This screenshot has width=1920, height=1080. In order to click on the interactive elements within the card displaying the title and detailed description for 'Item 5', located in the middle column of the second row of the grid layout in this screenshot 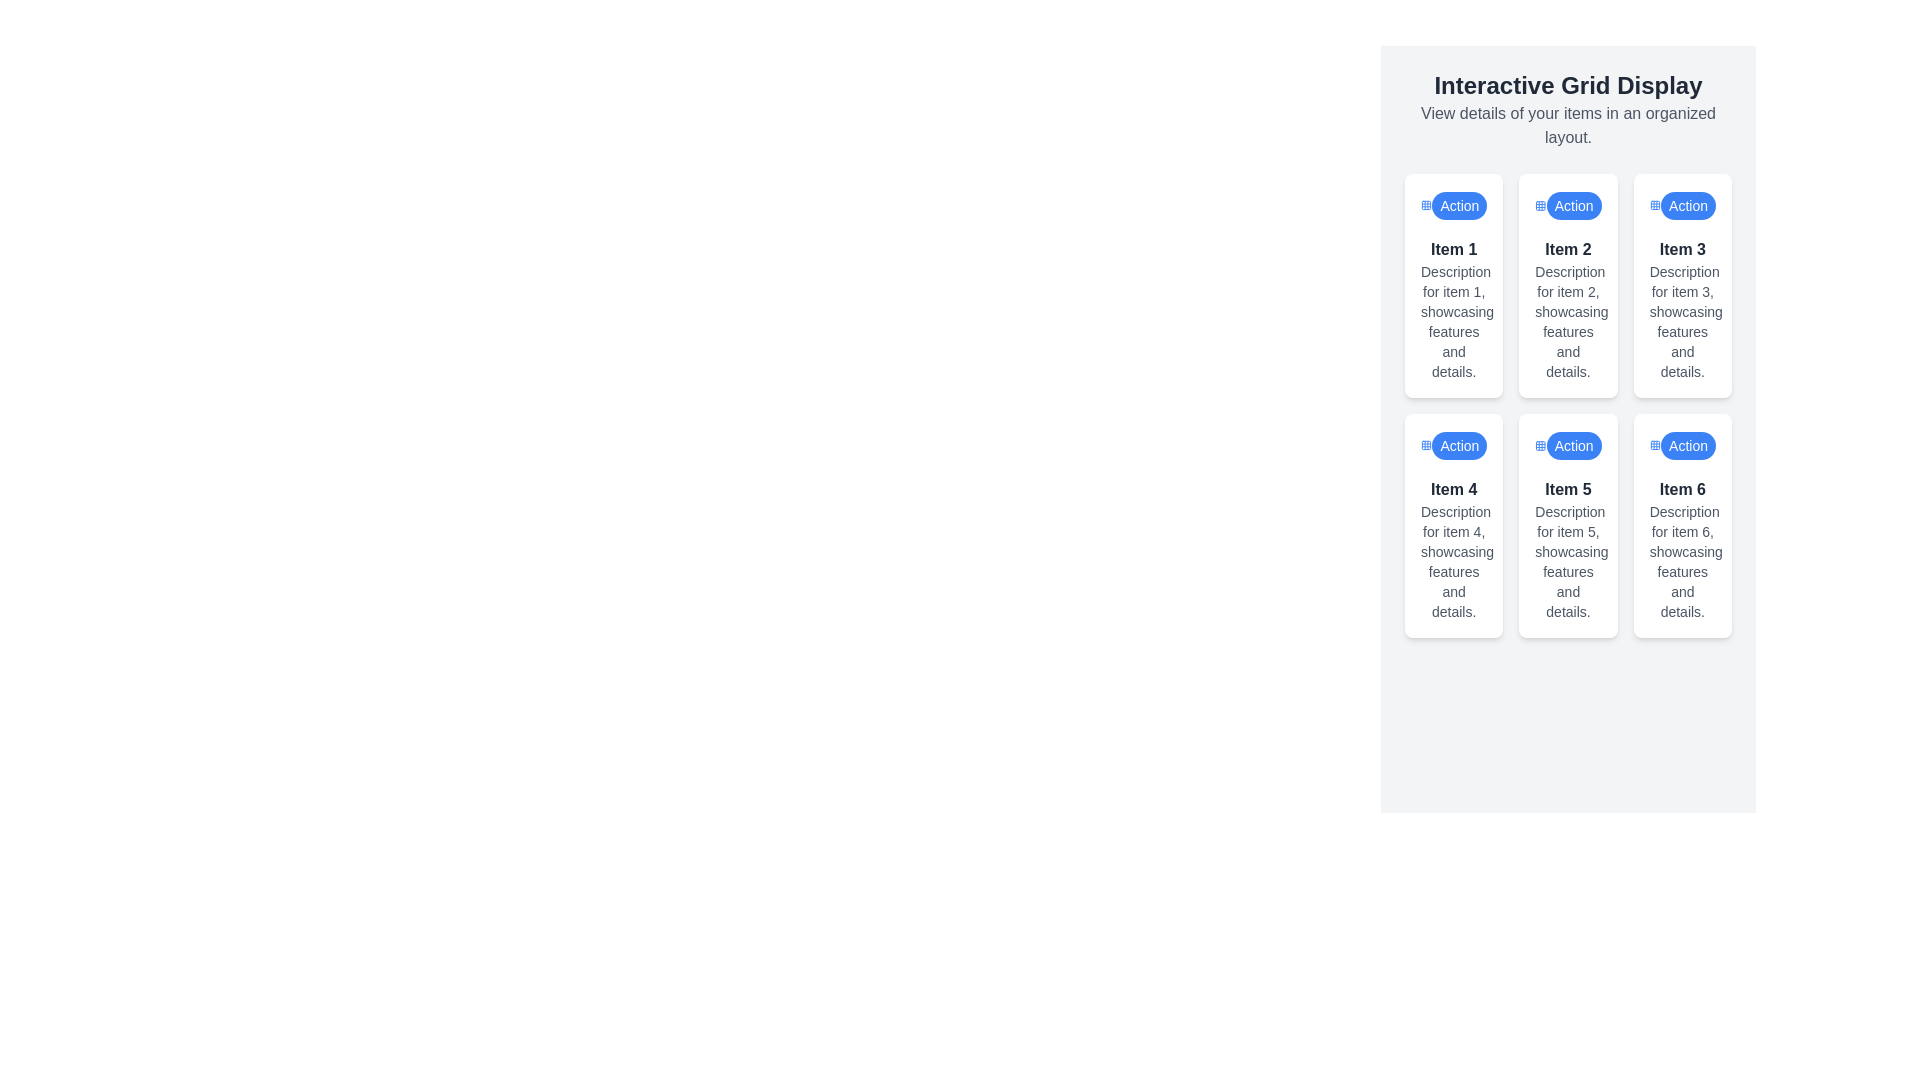, I will do `click(1567, 550)`.